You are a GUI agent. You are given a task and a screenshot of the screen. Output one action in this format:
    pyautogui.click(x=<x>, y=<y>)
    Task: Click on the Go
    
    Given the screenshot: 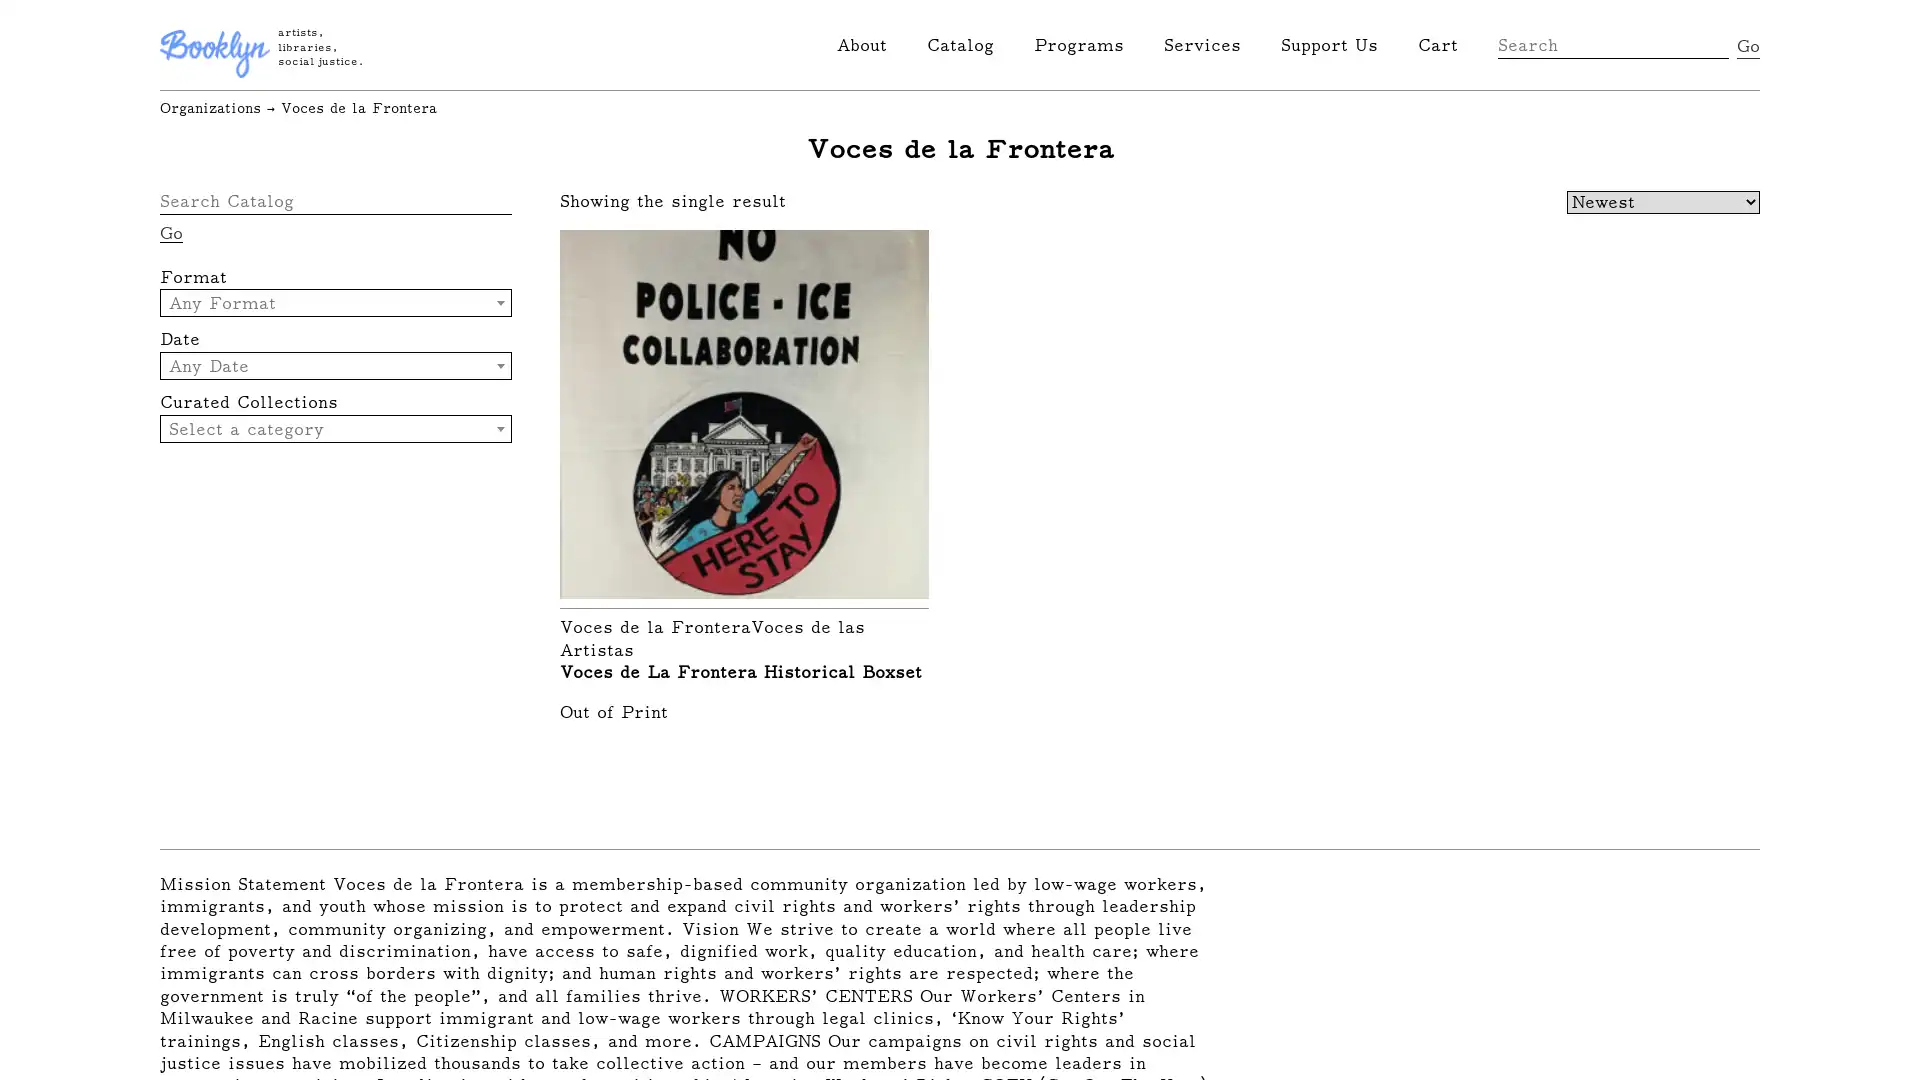 What is the action you would take?
    pyautogui.click(x=171, y=232)
    